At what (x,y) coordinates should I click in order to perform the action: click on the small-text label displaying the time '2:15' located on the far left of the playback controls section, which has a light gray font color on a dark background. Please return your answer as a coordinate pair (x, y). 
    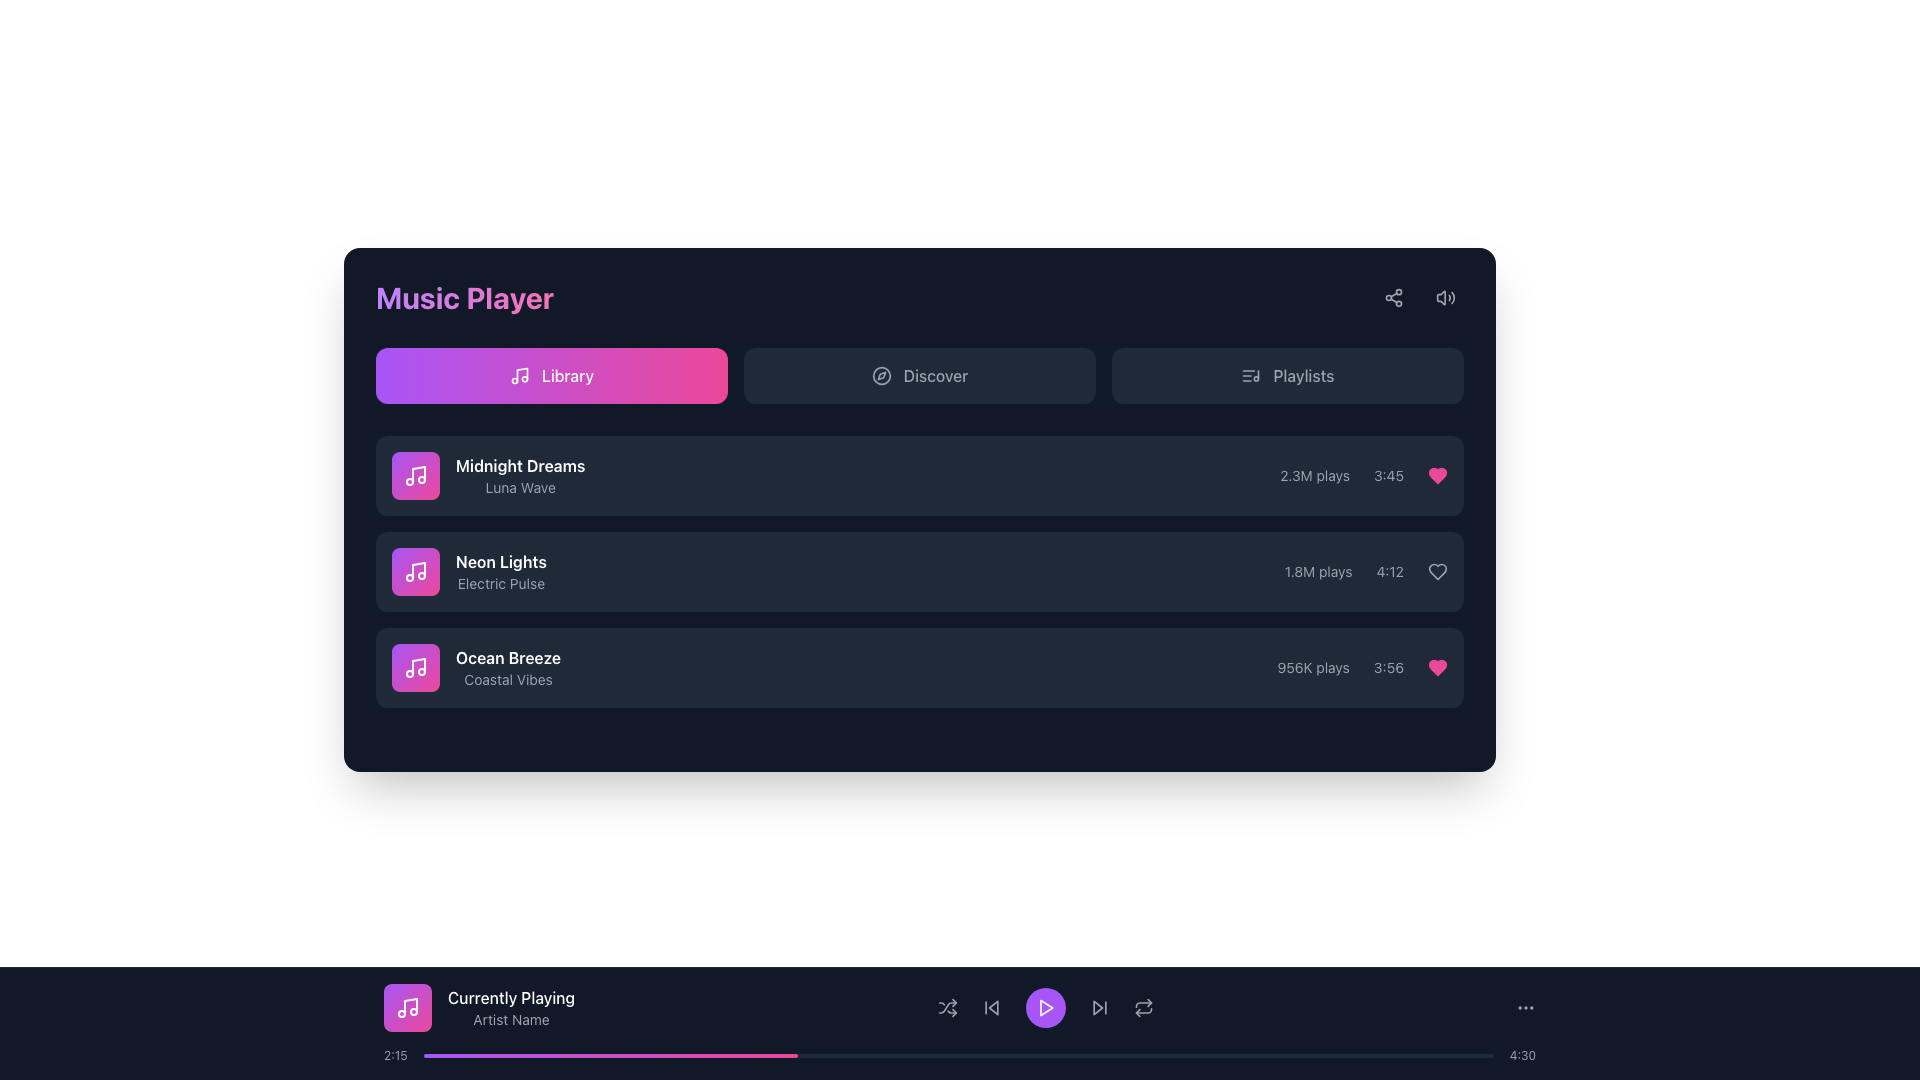
    Looking at the image, I should click on (395, 1055).